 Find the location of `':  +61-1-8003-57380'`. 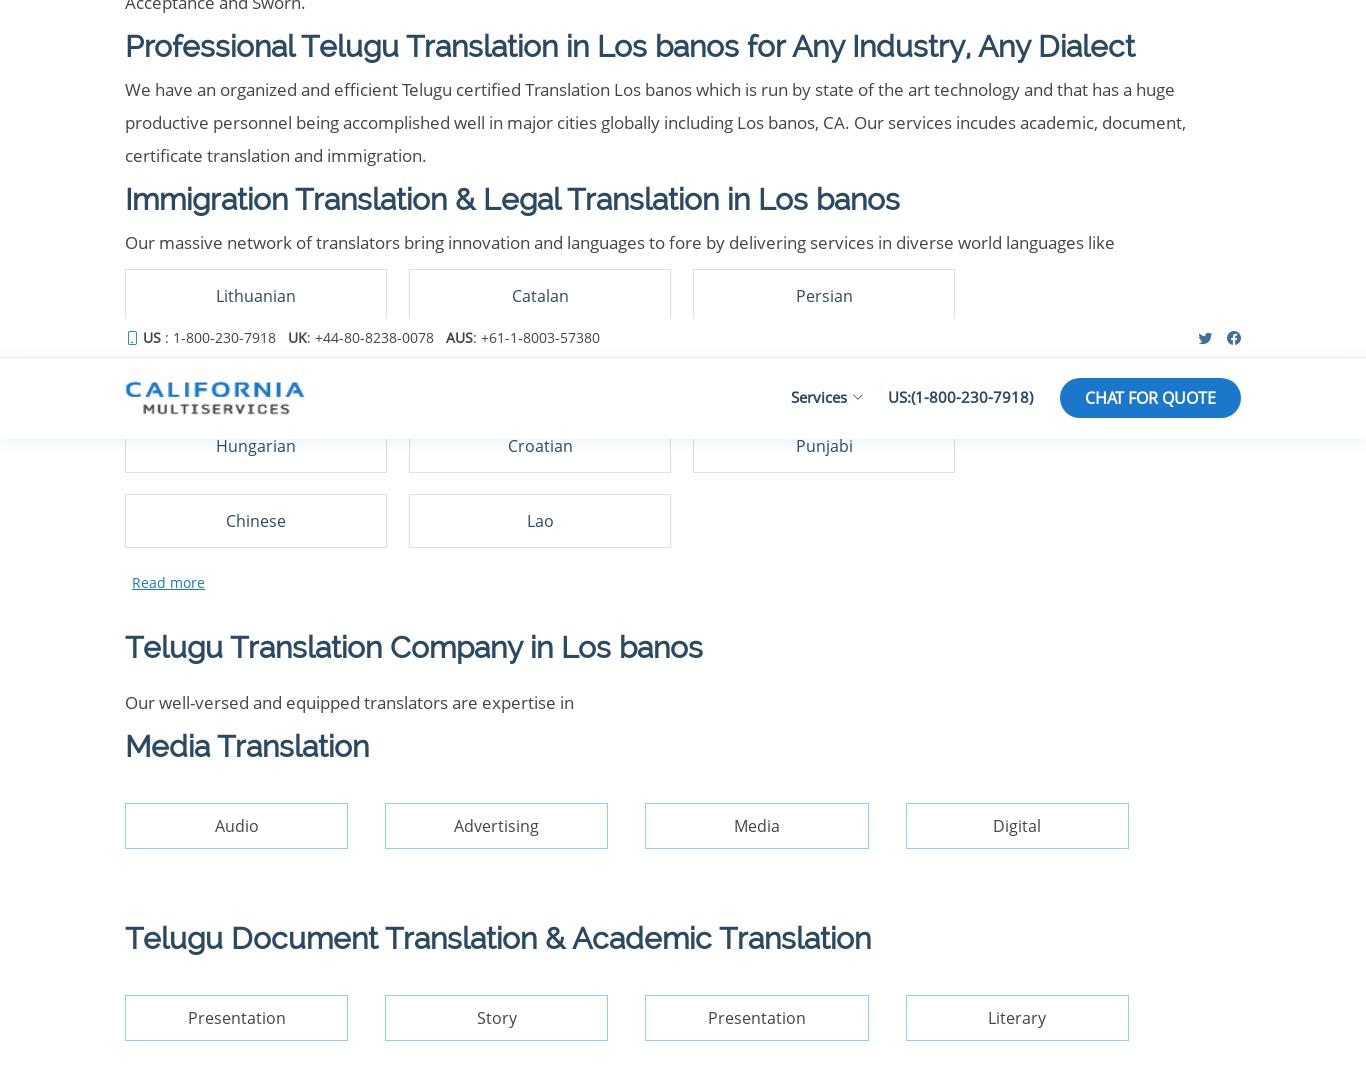

':  +61-1-8003-57380' is located at coordinates (714, 483).